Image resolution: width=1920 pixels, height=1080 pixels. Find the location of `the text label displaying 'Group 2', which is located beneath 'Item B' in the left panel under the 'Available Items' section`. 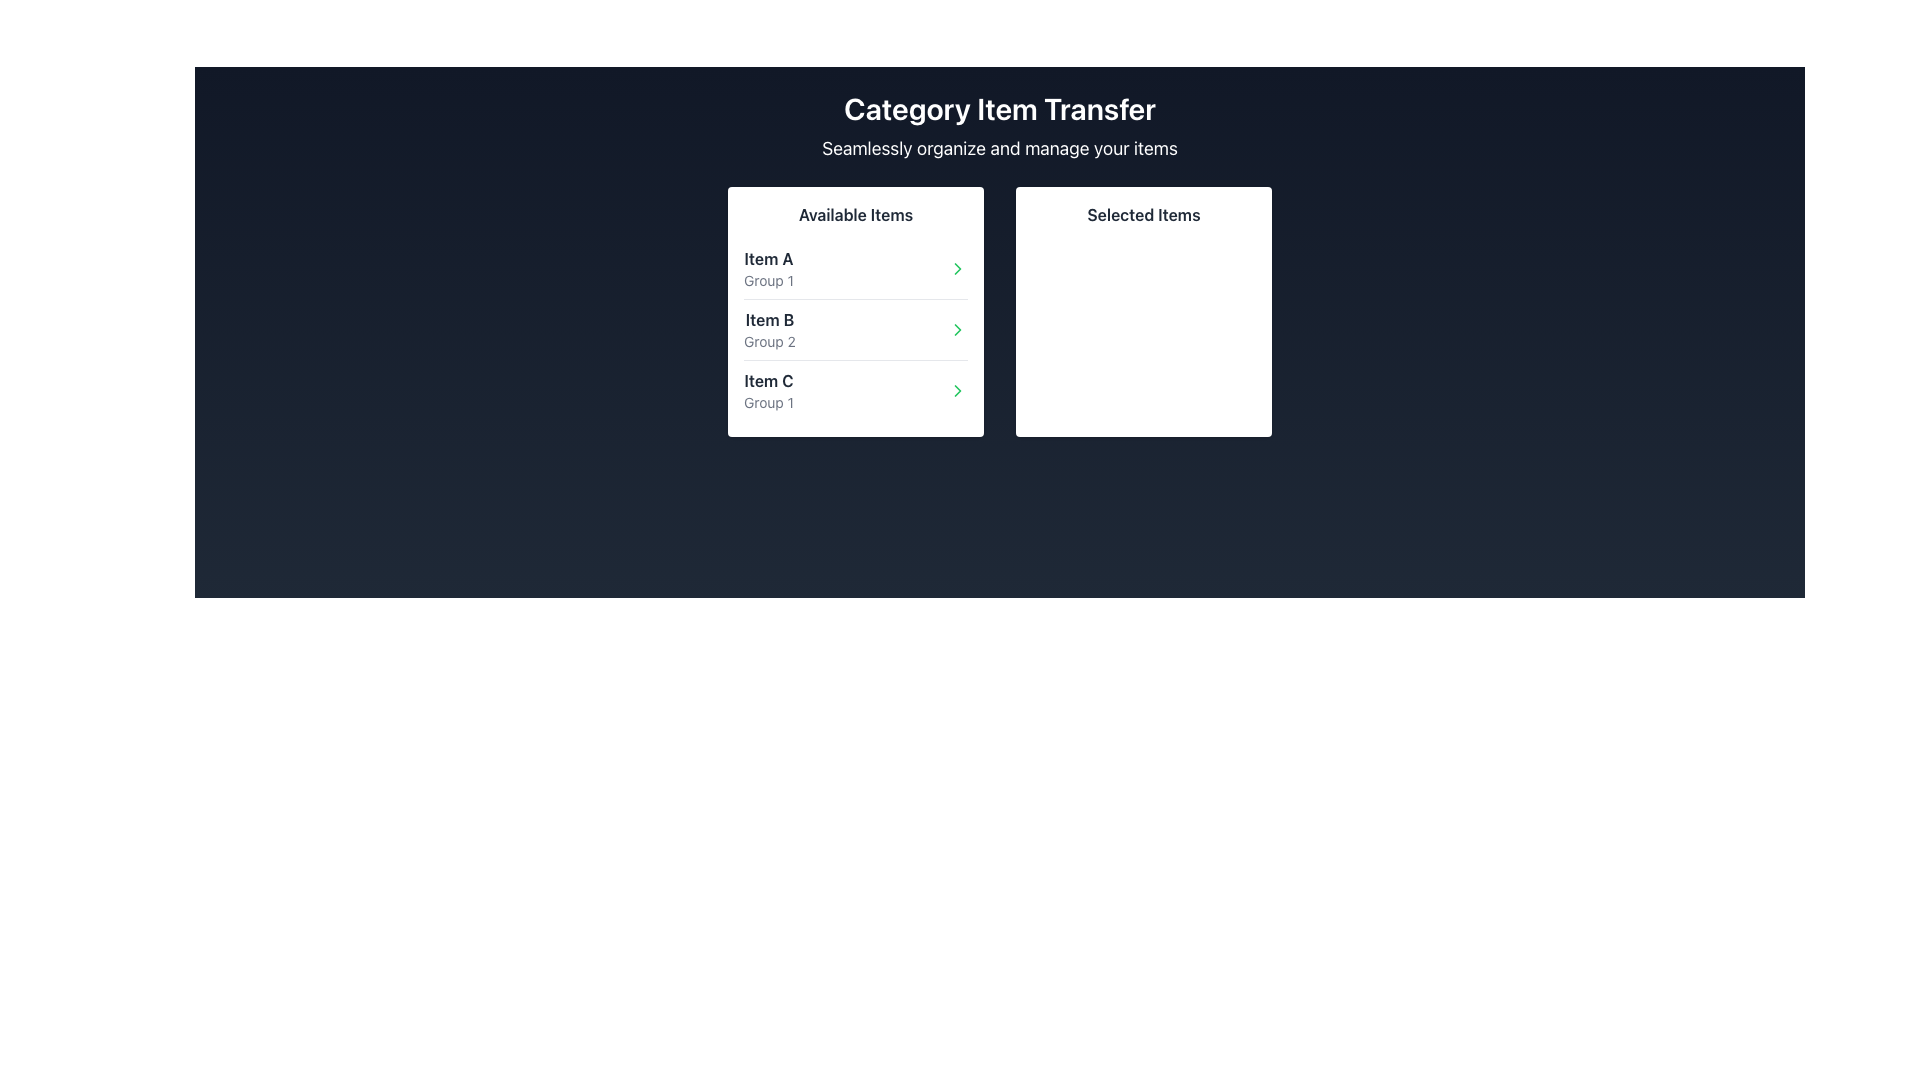

the text label displaying 'Group 2', which is located beneath 'Item B' in the left panel under the 'Available Items' section is located at coordinates (768, 341).